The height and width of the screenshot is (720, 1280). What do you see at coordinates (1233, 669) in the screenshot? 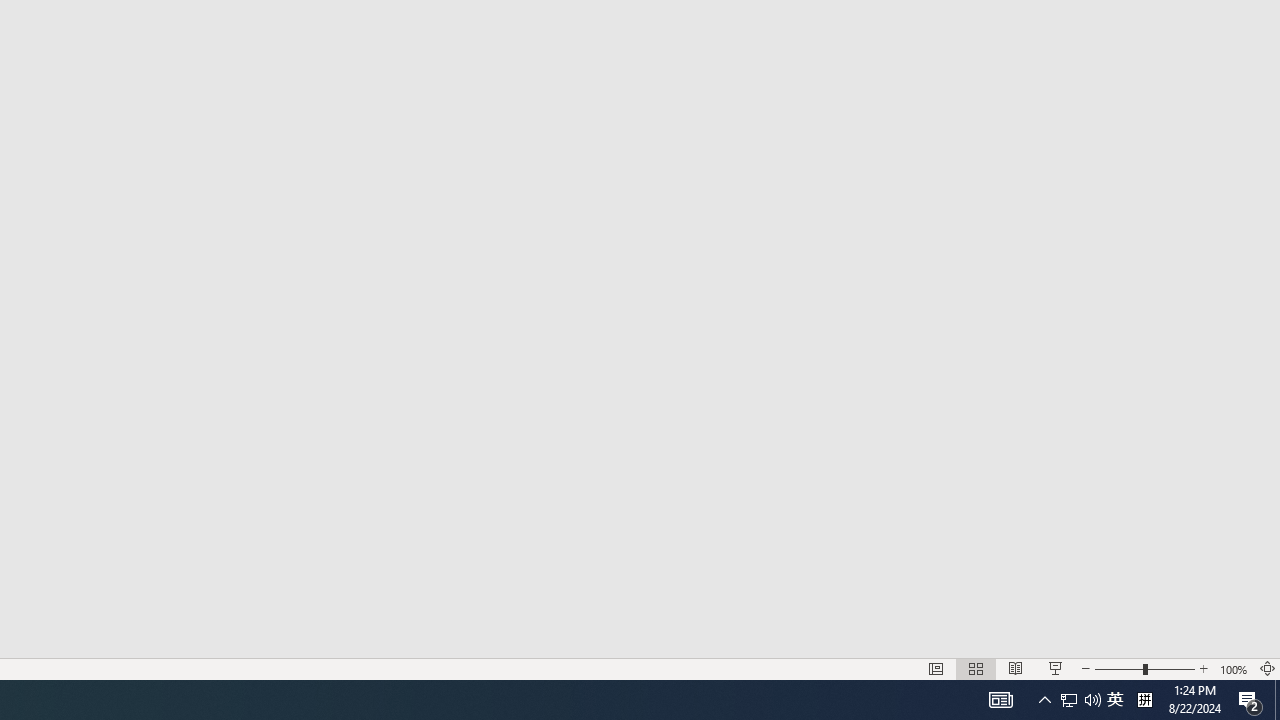
I see `'Zoom 100%'` at bounding box center [1233, 669].